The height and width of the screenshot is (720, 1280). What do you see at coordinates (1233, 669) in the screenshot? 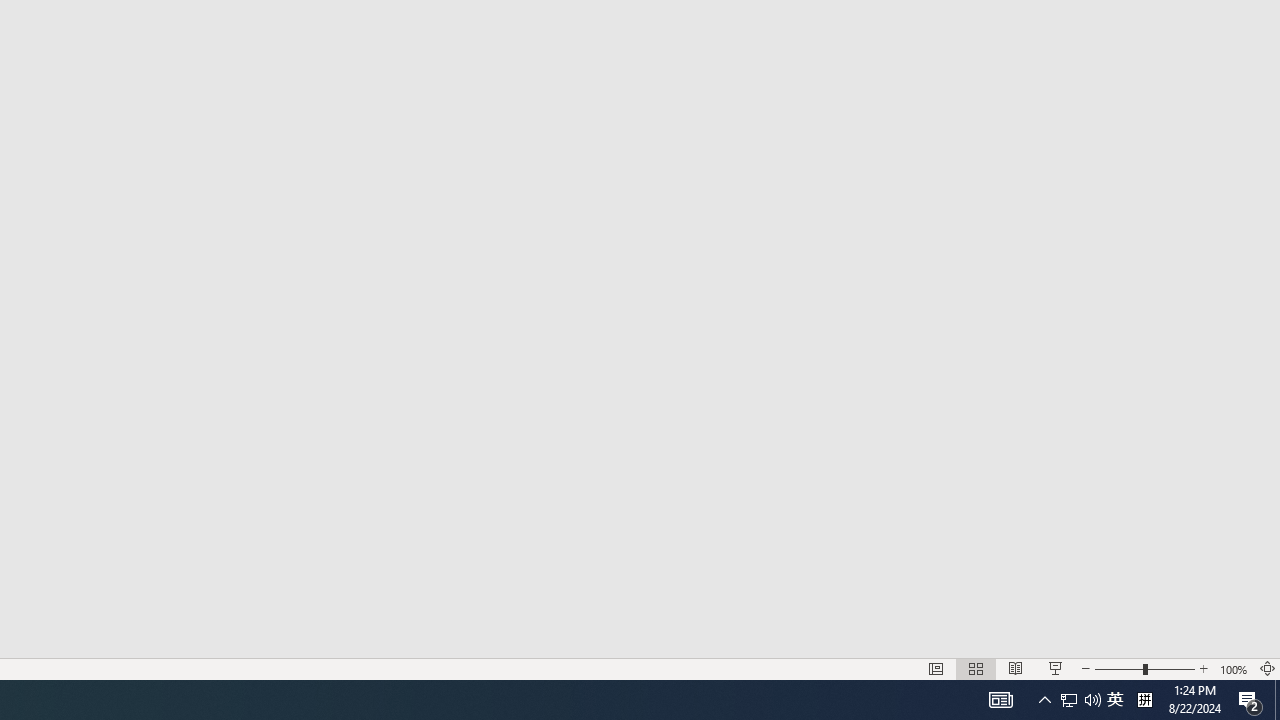
I see `'Zoom 100%'` at bounding box center [1233, 669].